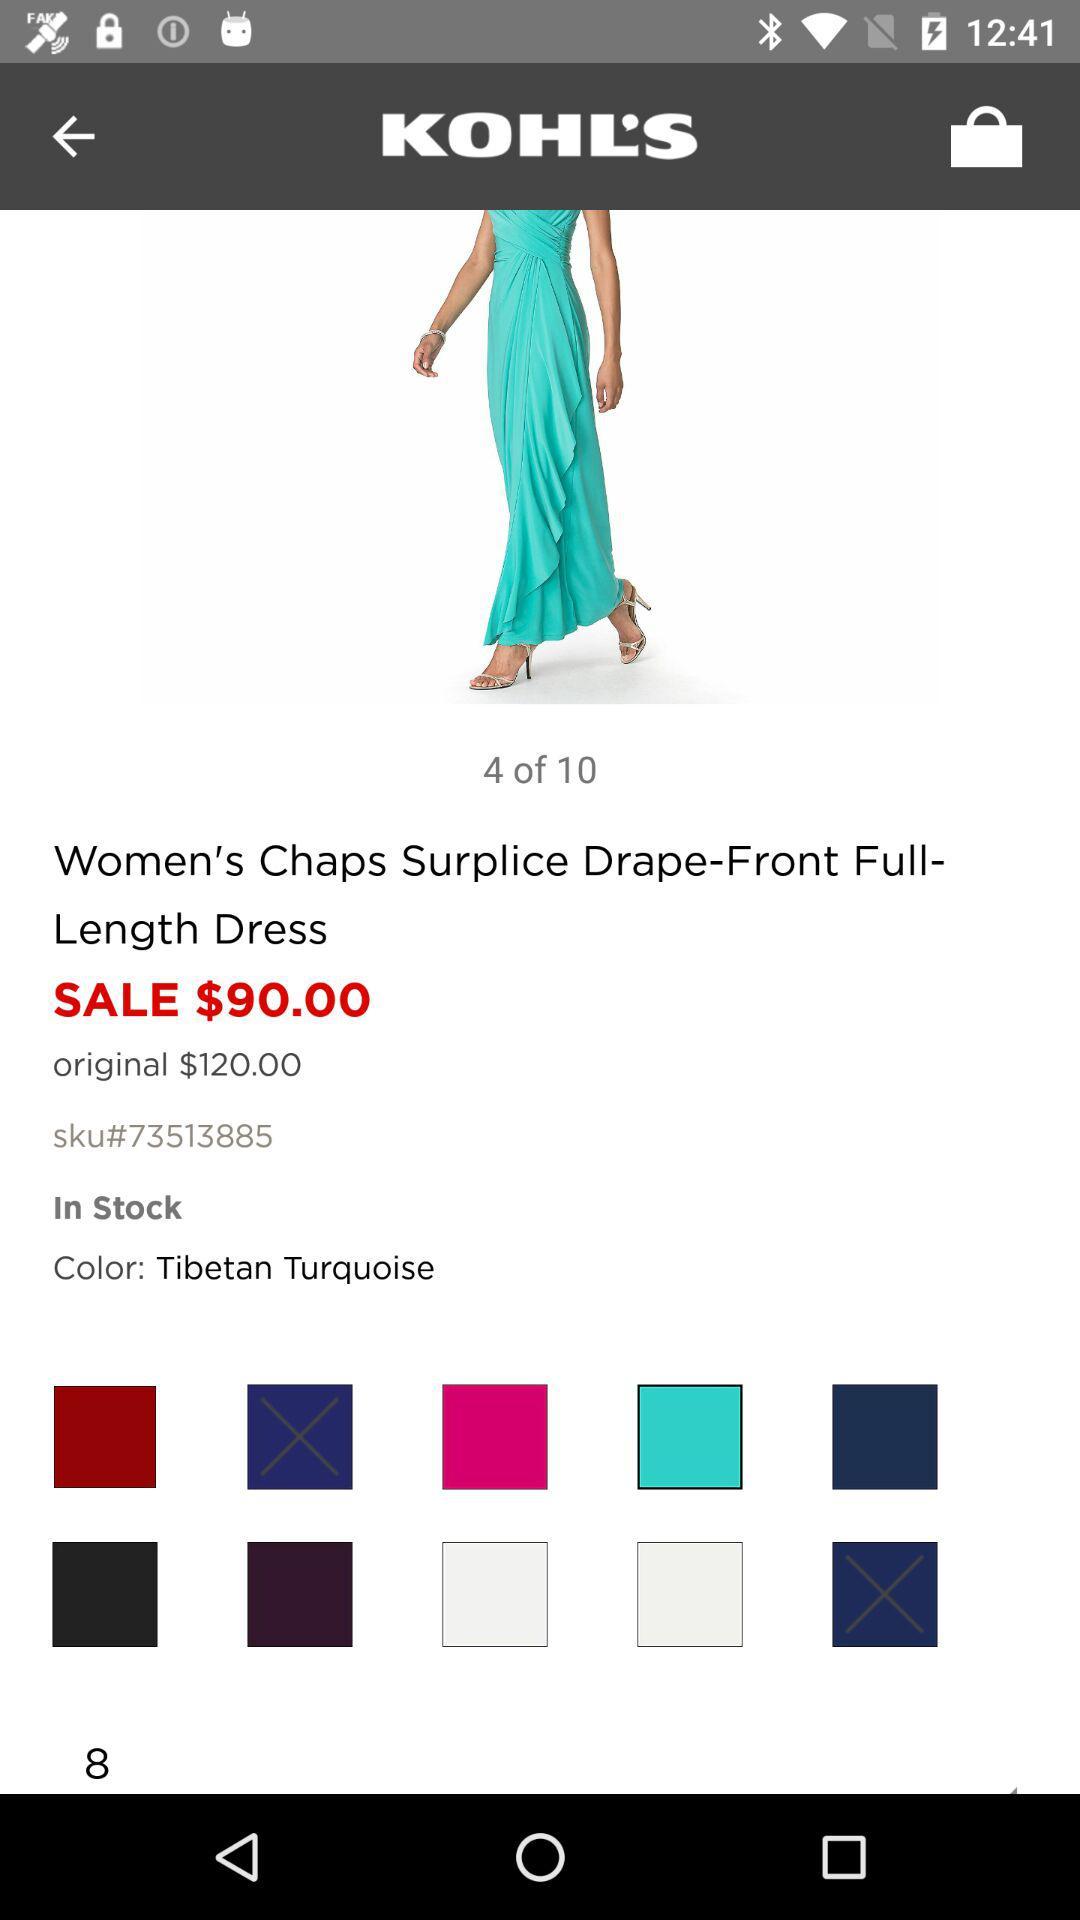  What do you see at coordinates (883, 1593) in the screenshot?
I see `the close icon` at bounding box center [883, 1593].